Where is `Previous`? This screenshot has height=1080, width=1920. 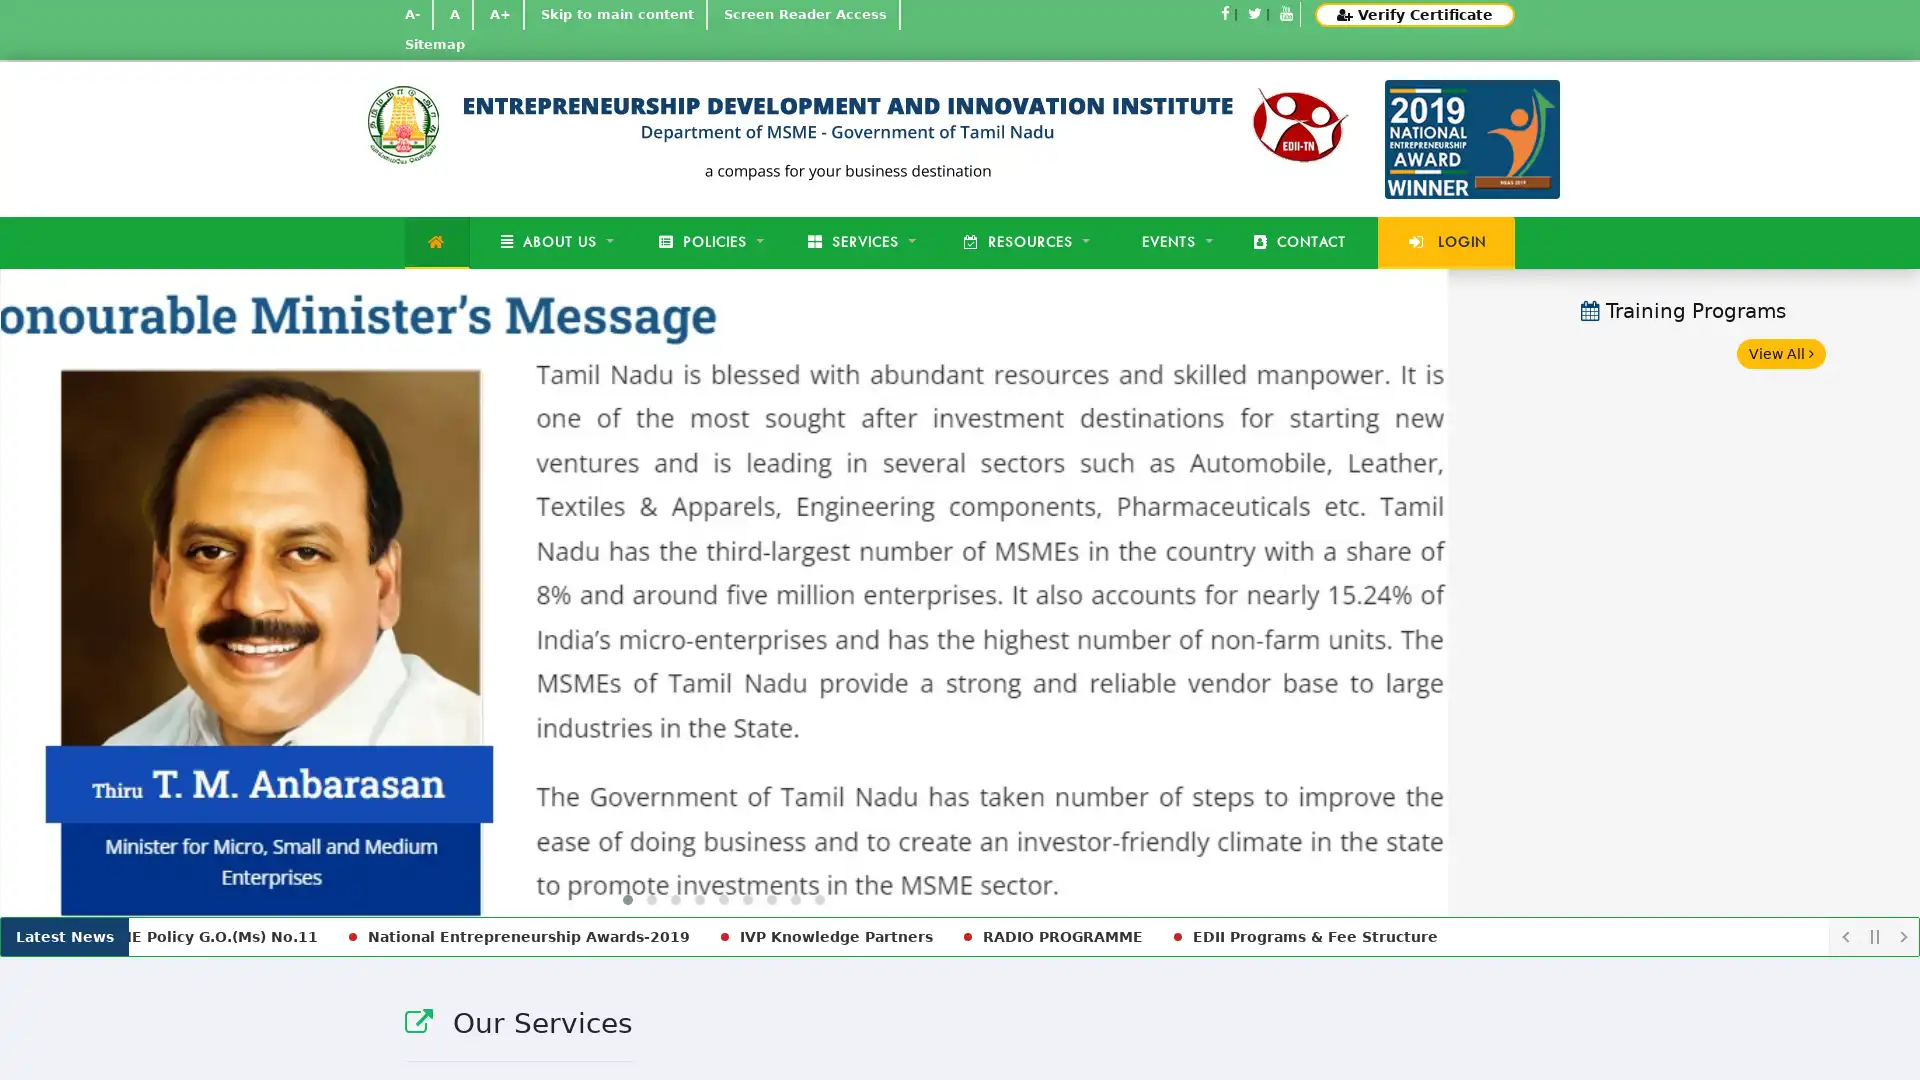
Previous is located at coordinates (39, 571).